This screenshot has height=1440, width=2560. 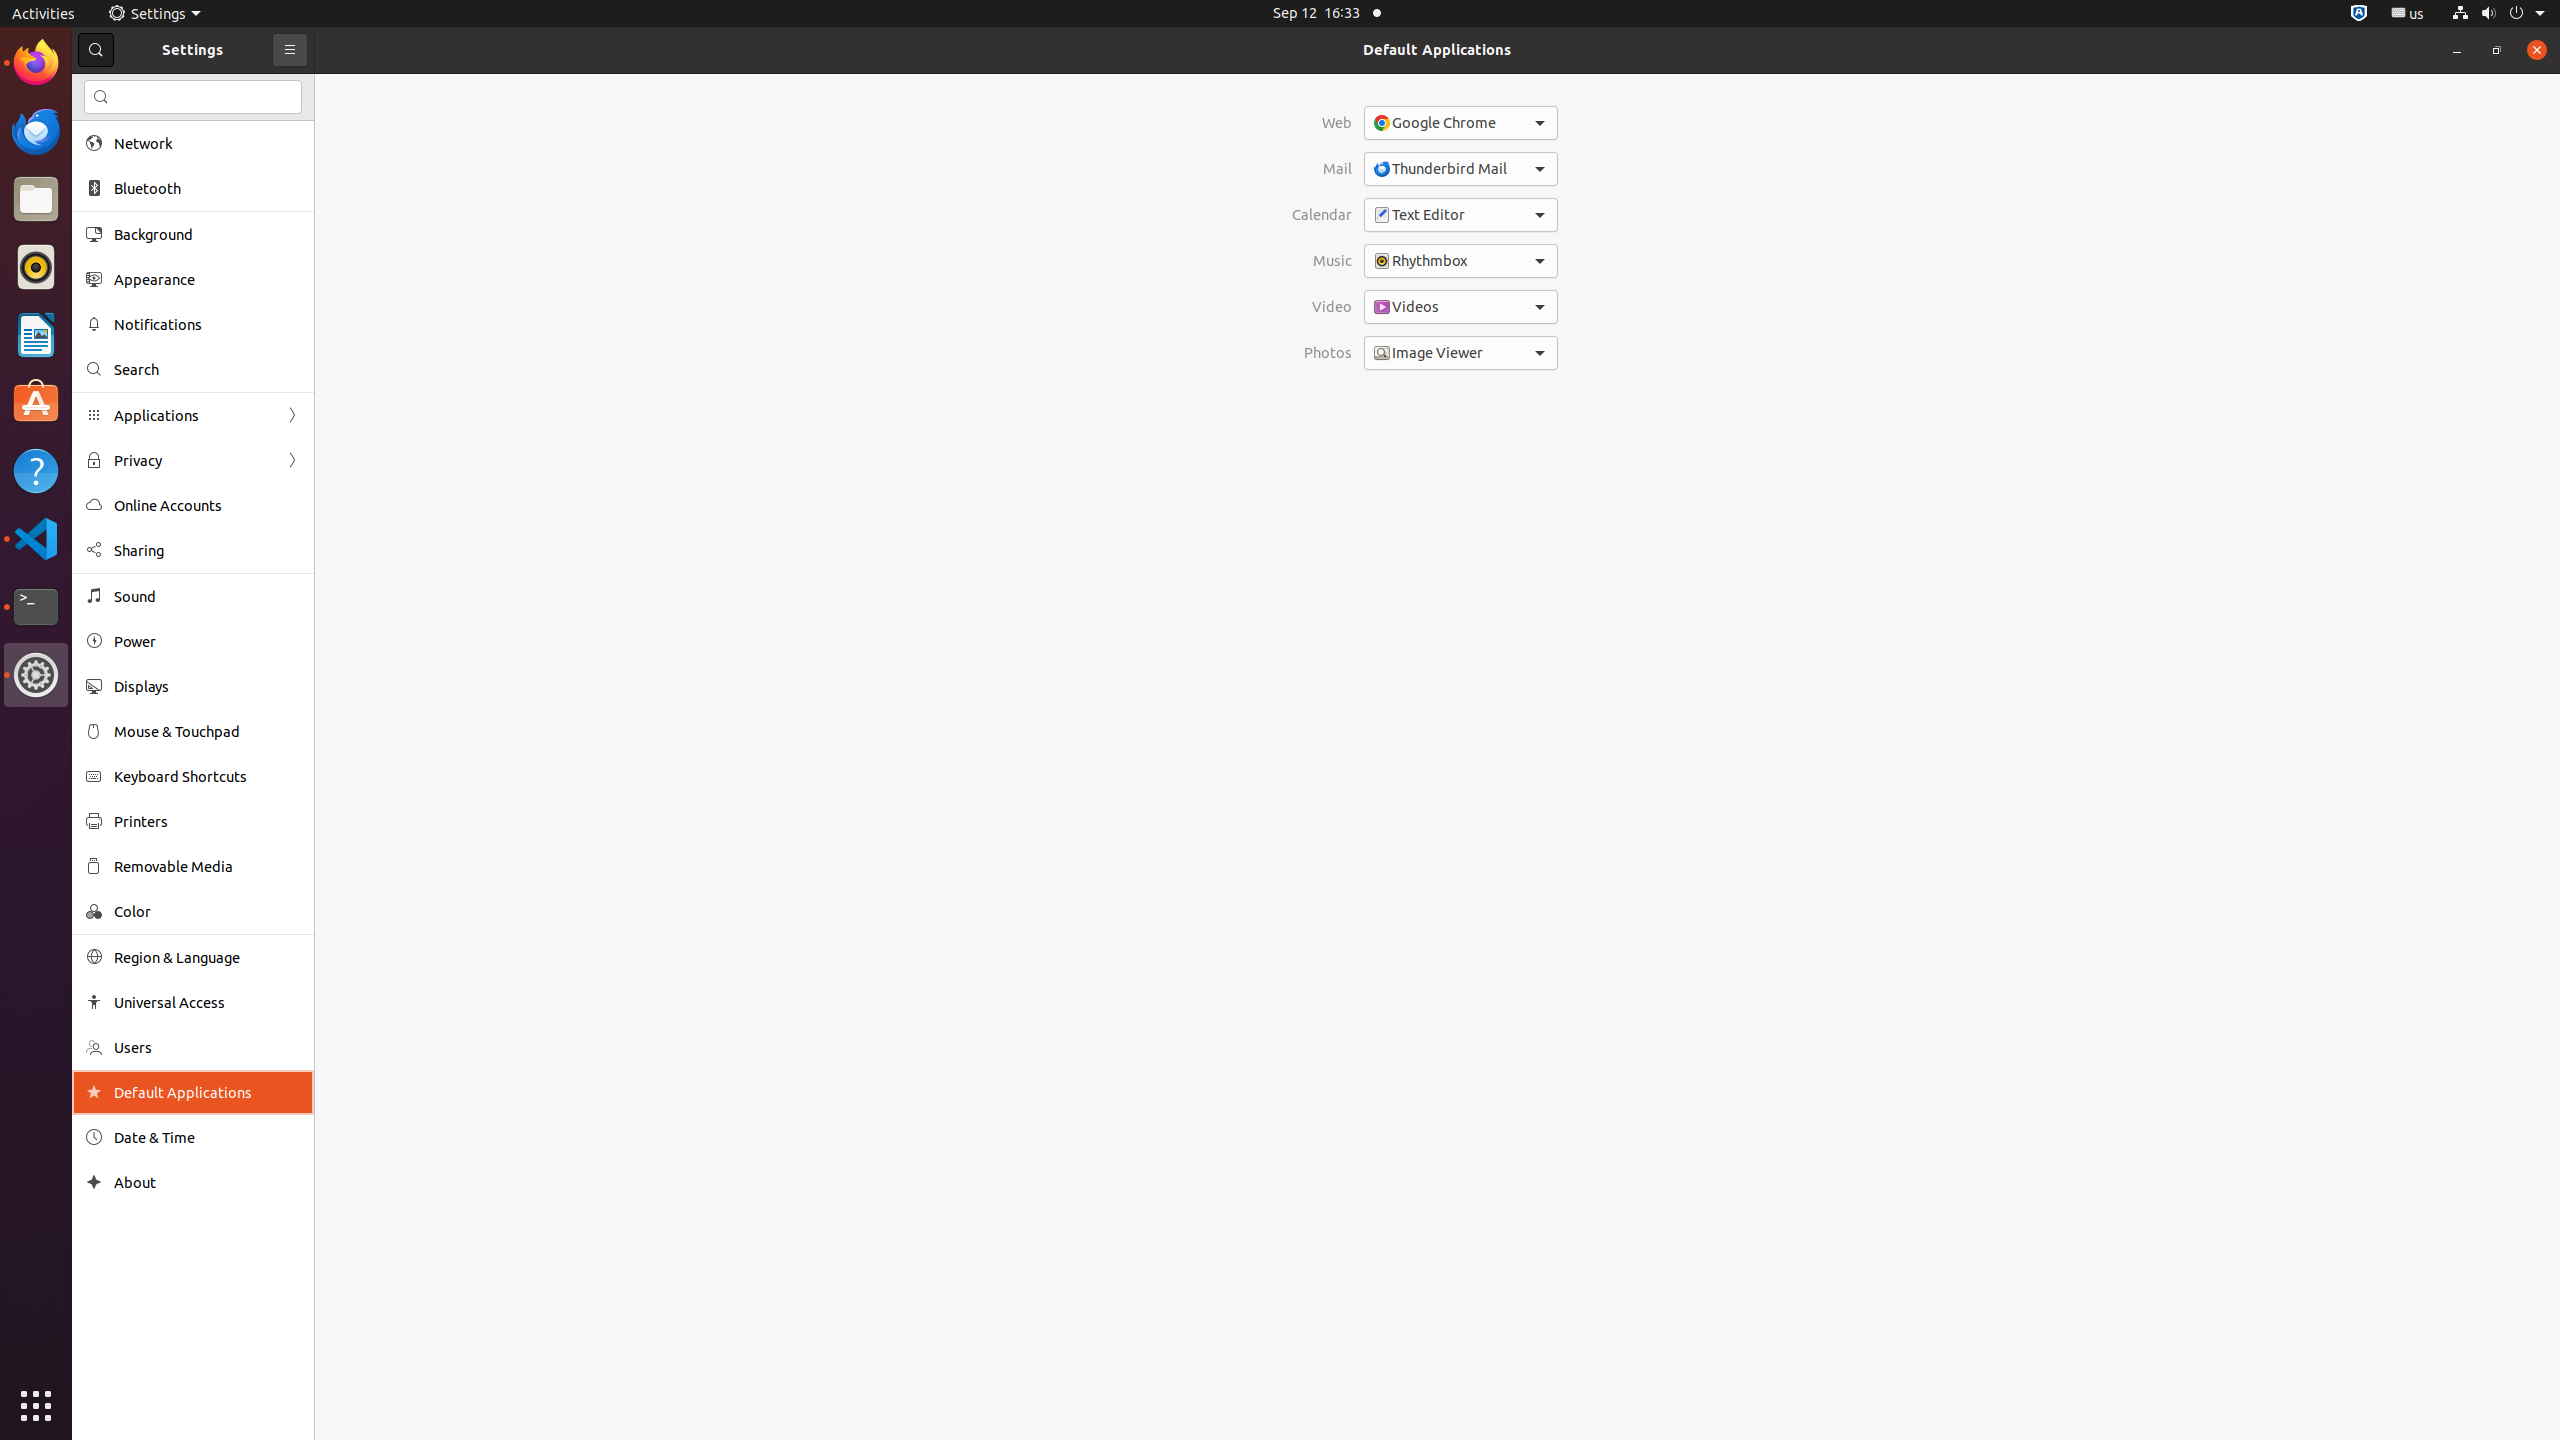 I want to click on 'Minimize', so click(x=2457, y=49).